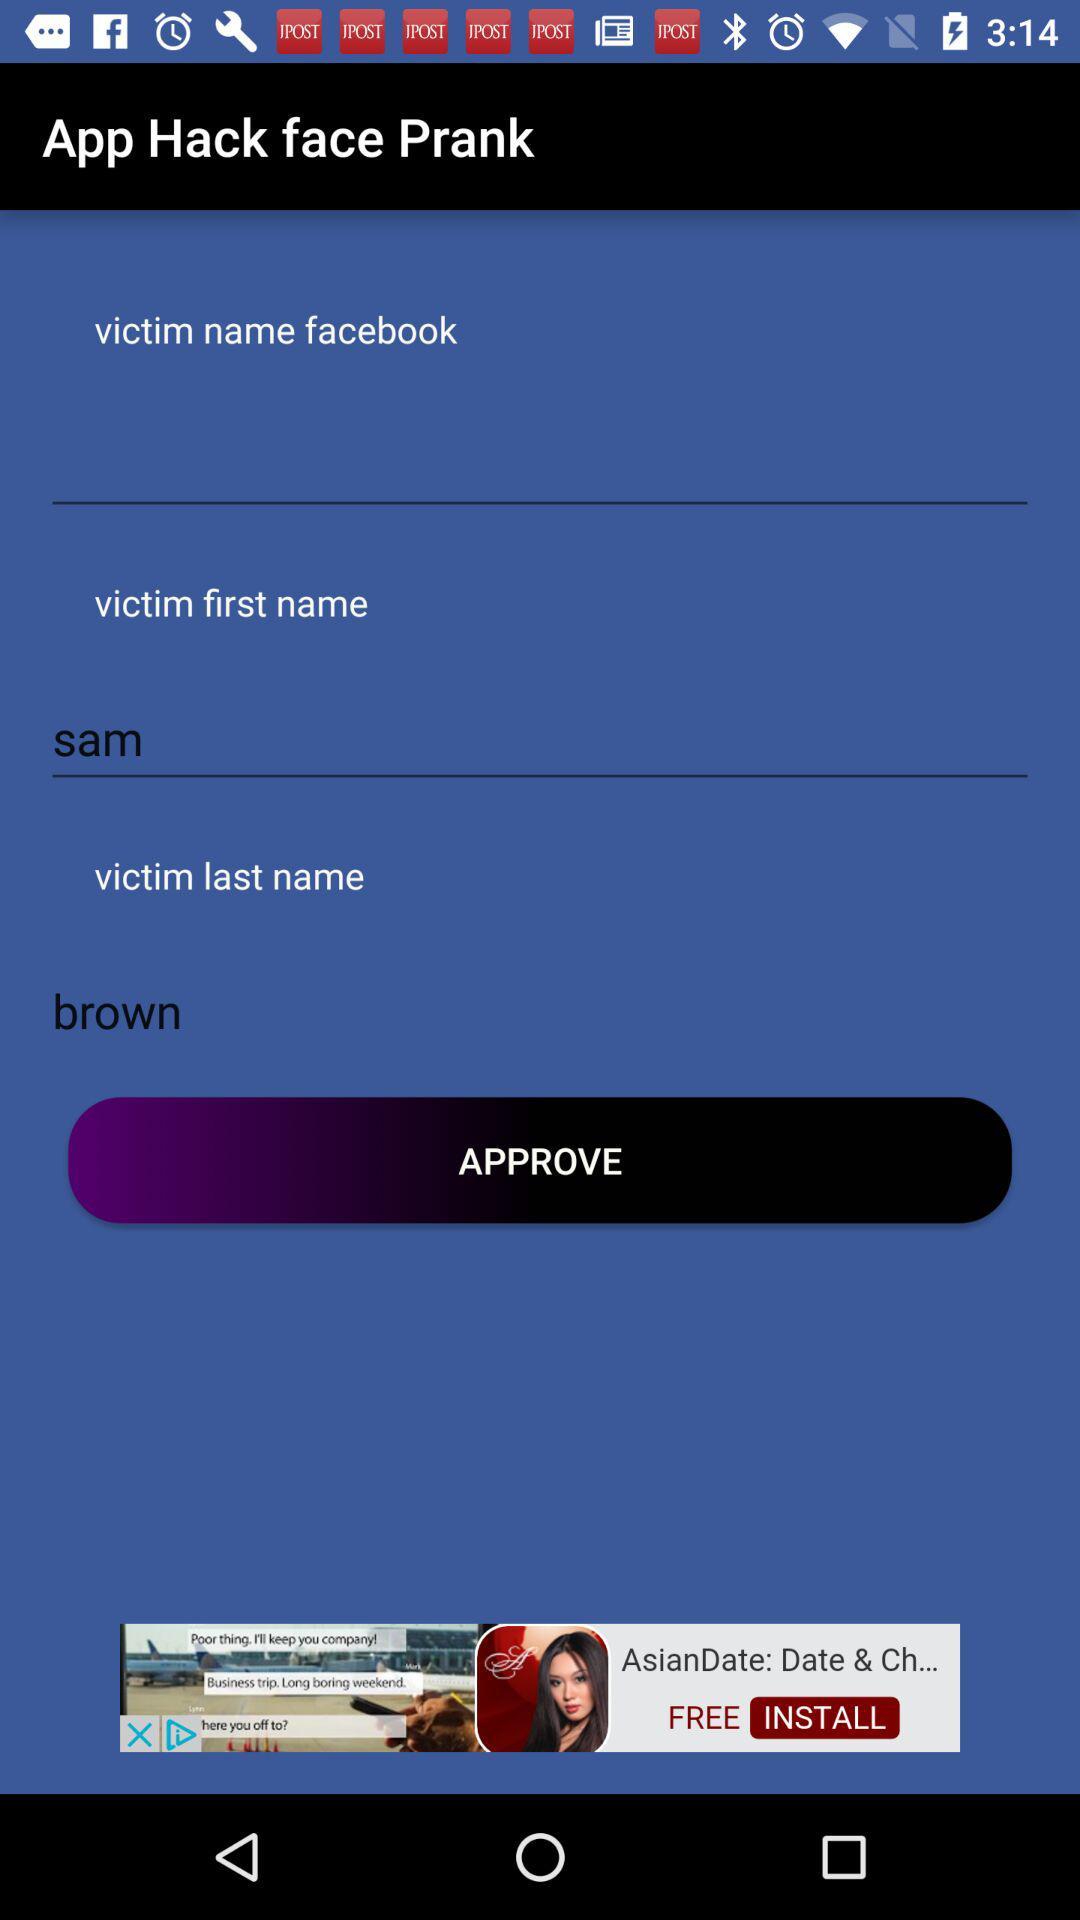 This screenshot has width=1080, height=1920. What do you see at coordinates (540, 1685) in the screenshot?
I see `open advertisement` at bounding box center [540, 1685].